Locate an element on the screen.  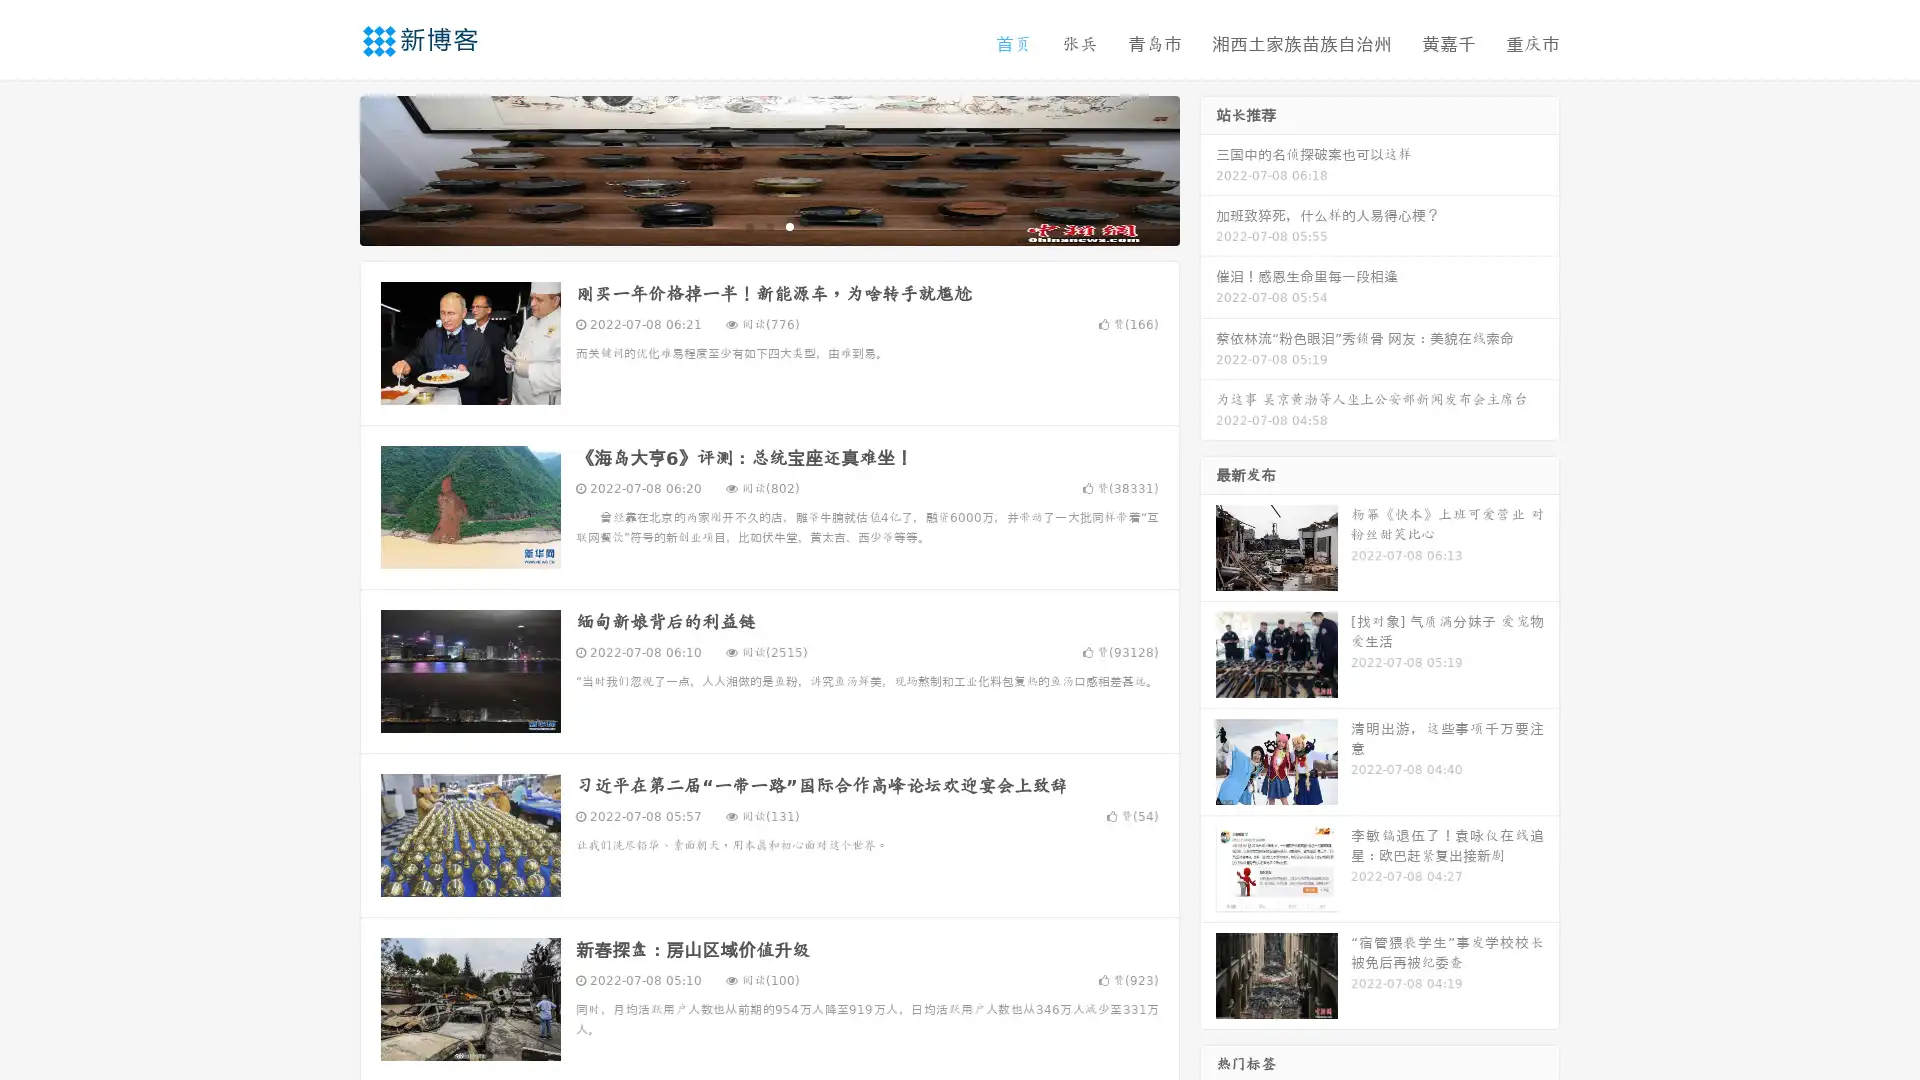
Go to slide 1 is located at coordinates (748, 225).